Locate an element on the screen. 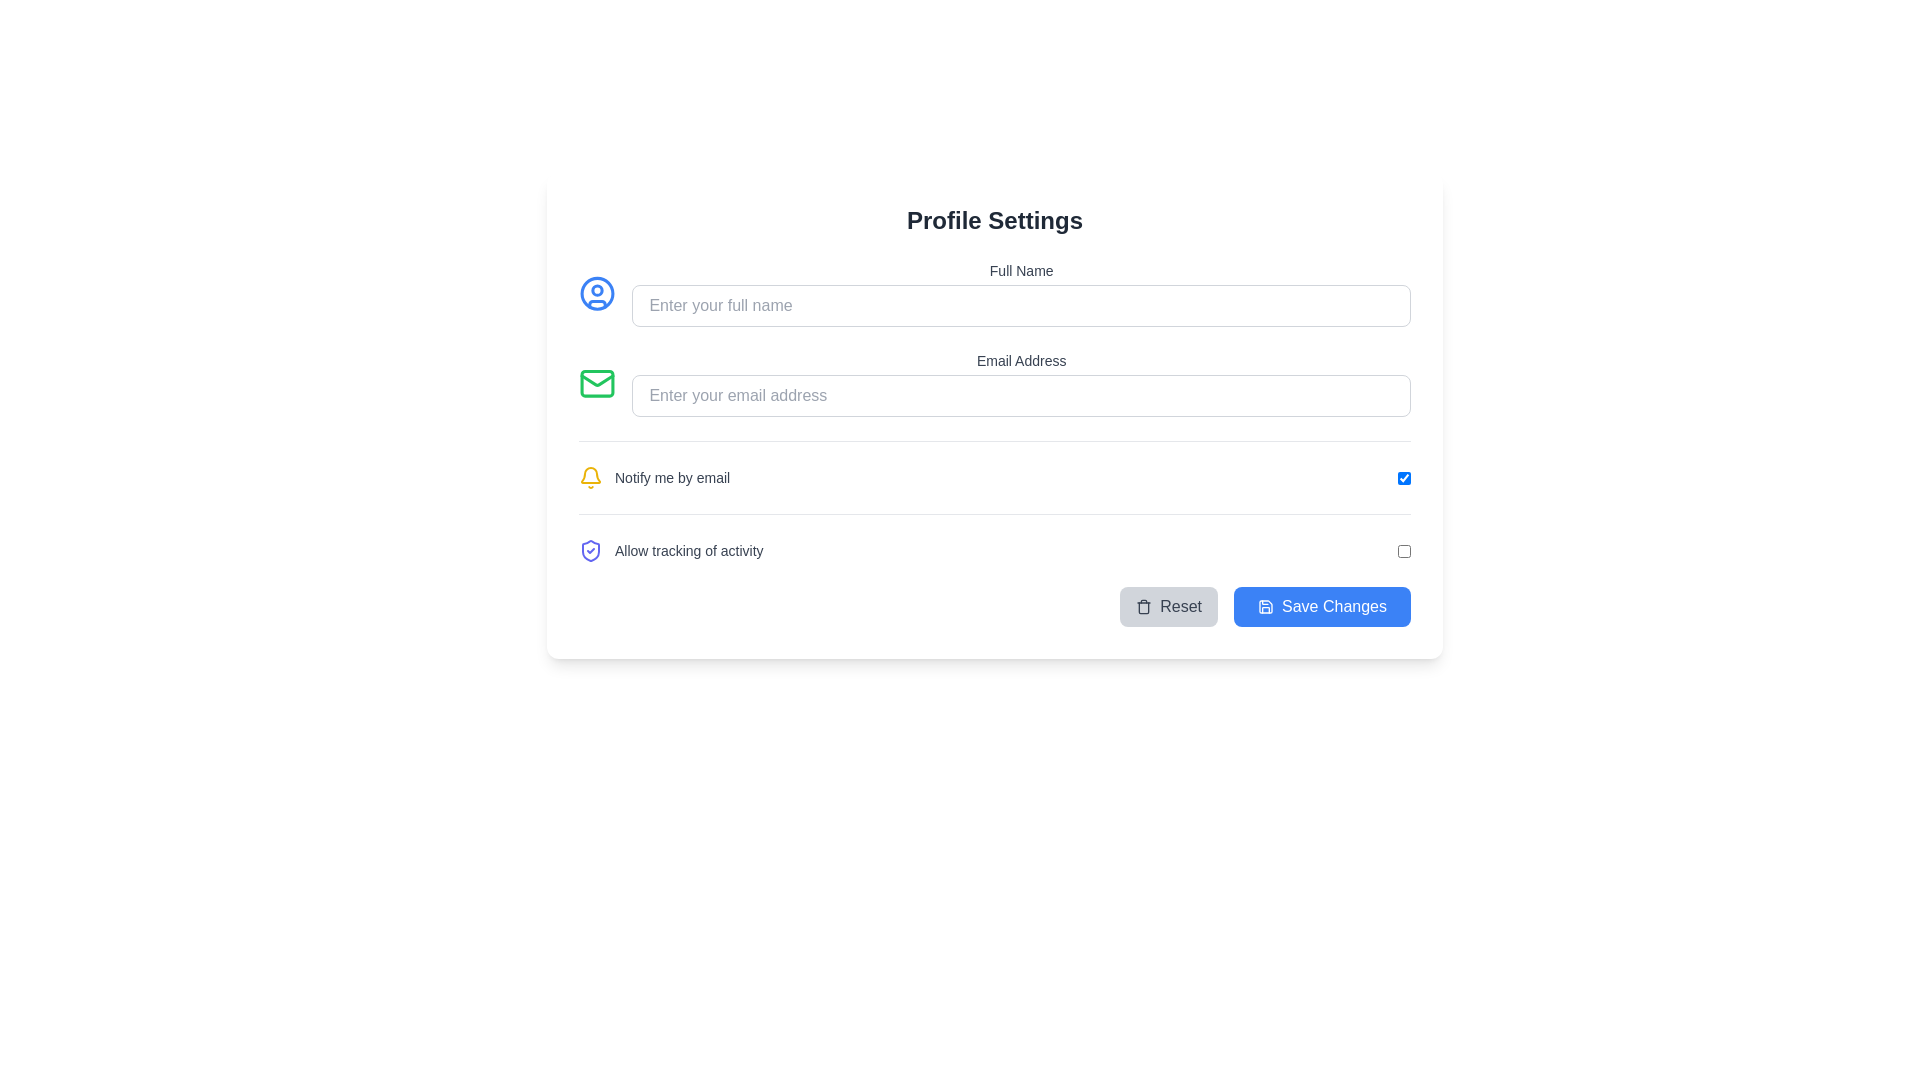 Image resolution: width=1920 pixels, height=1080 pixels. the 'Save' button located in the bottom-right corner of the section, which is positioned to the right of the grey 'Reset' button is located at coordinates (1322, 605).